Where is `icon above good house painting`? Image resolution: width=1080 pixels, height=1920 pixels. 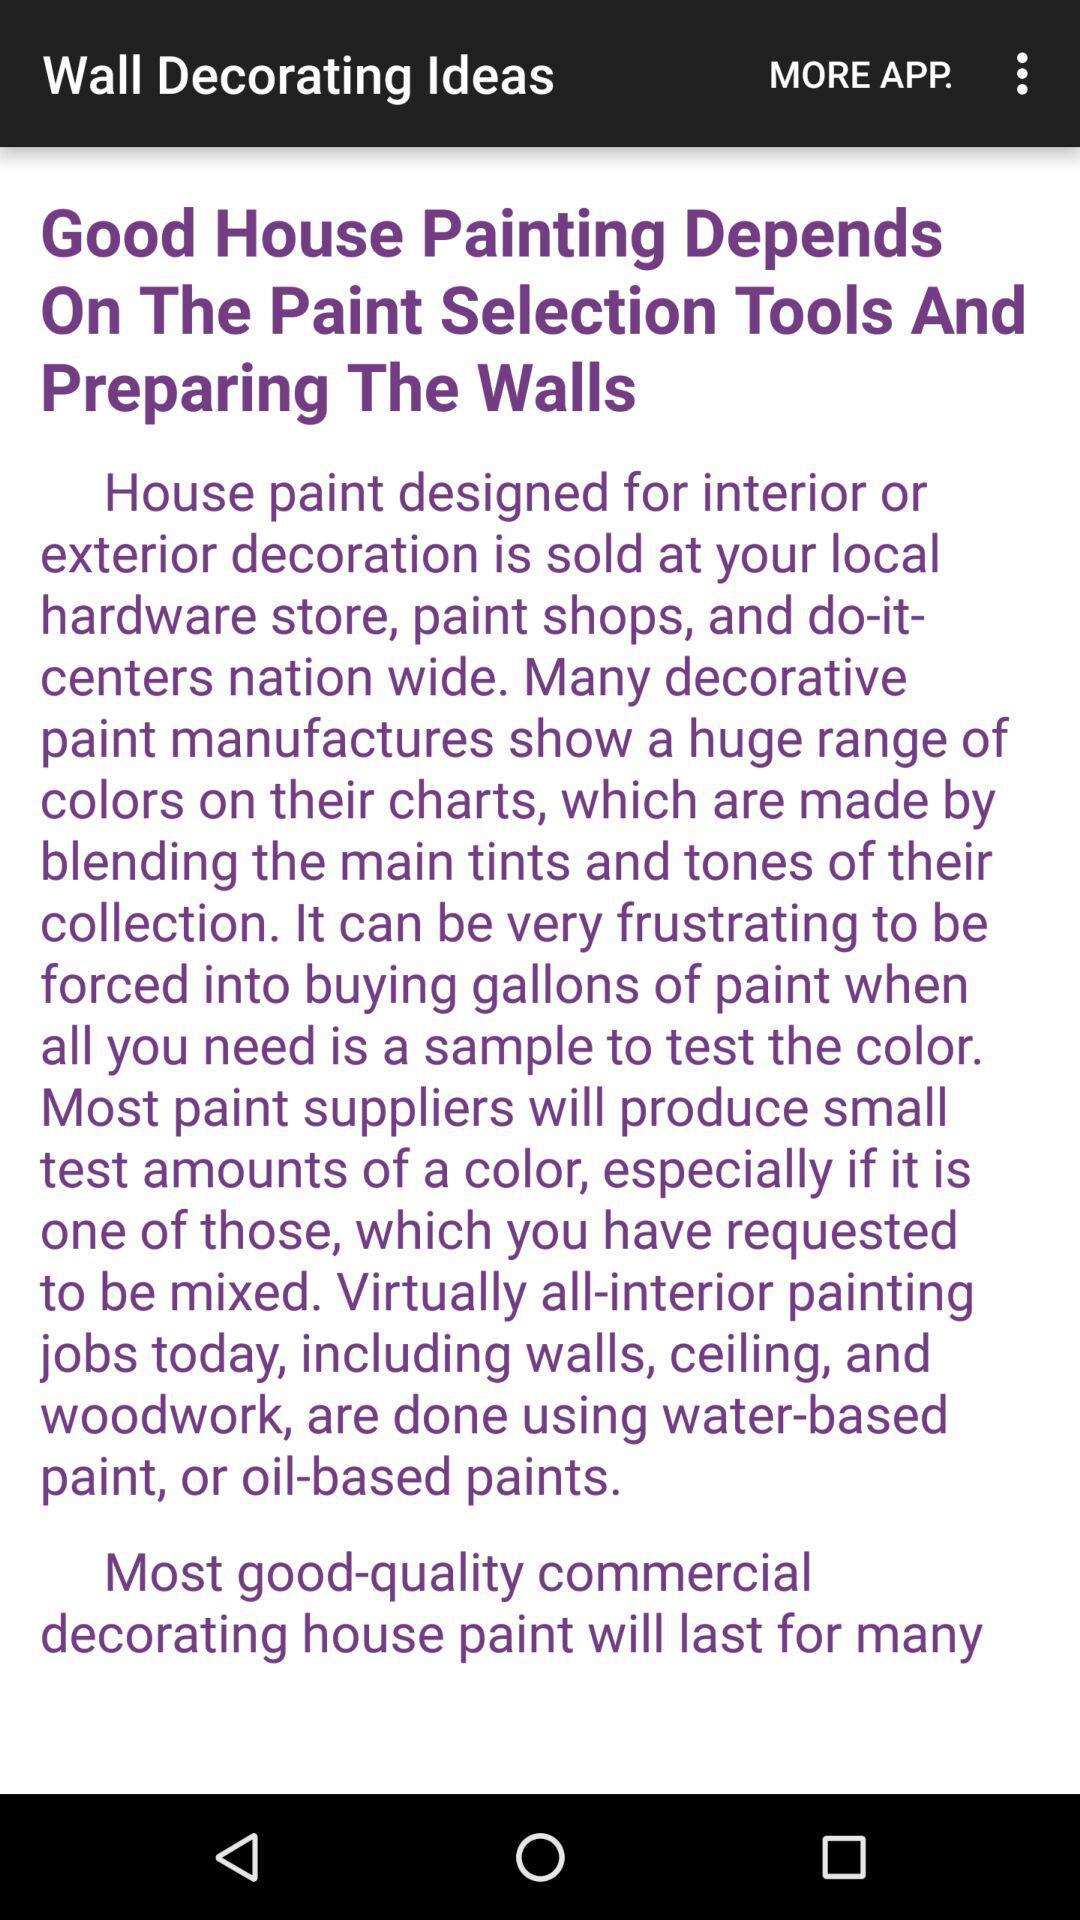
icon above good house painting is located at coordinates (1027, 73).